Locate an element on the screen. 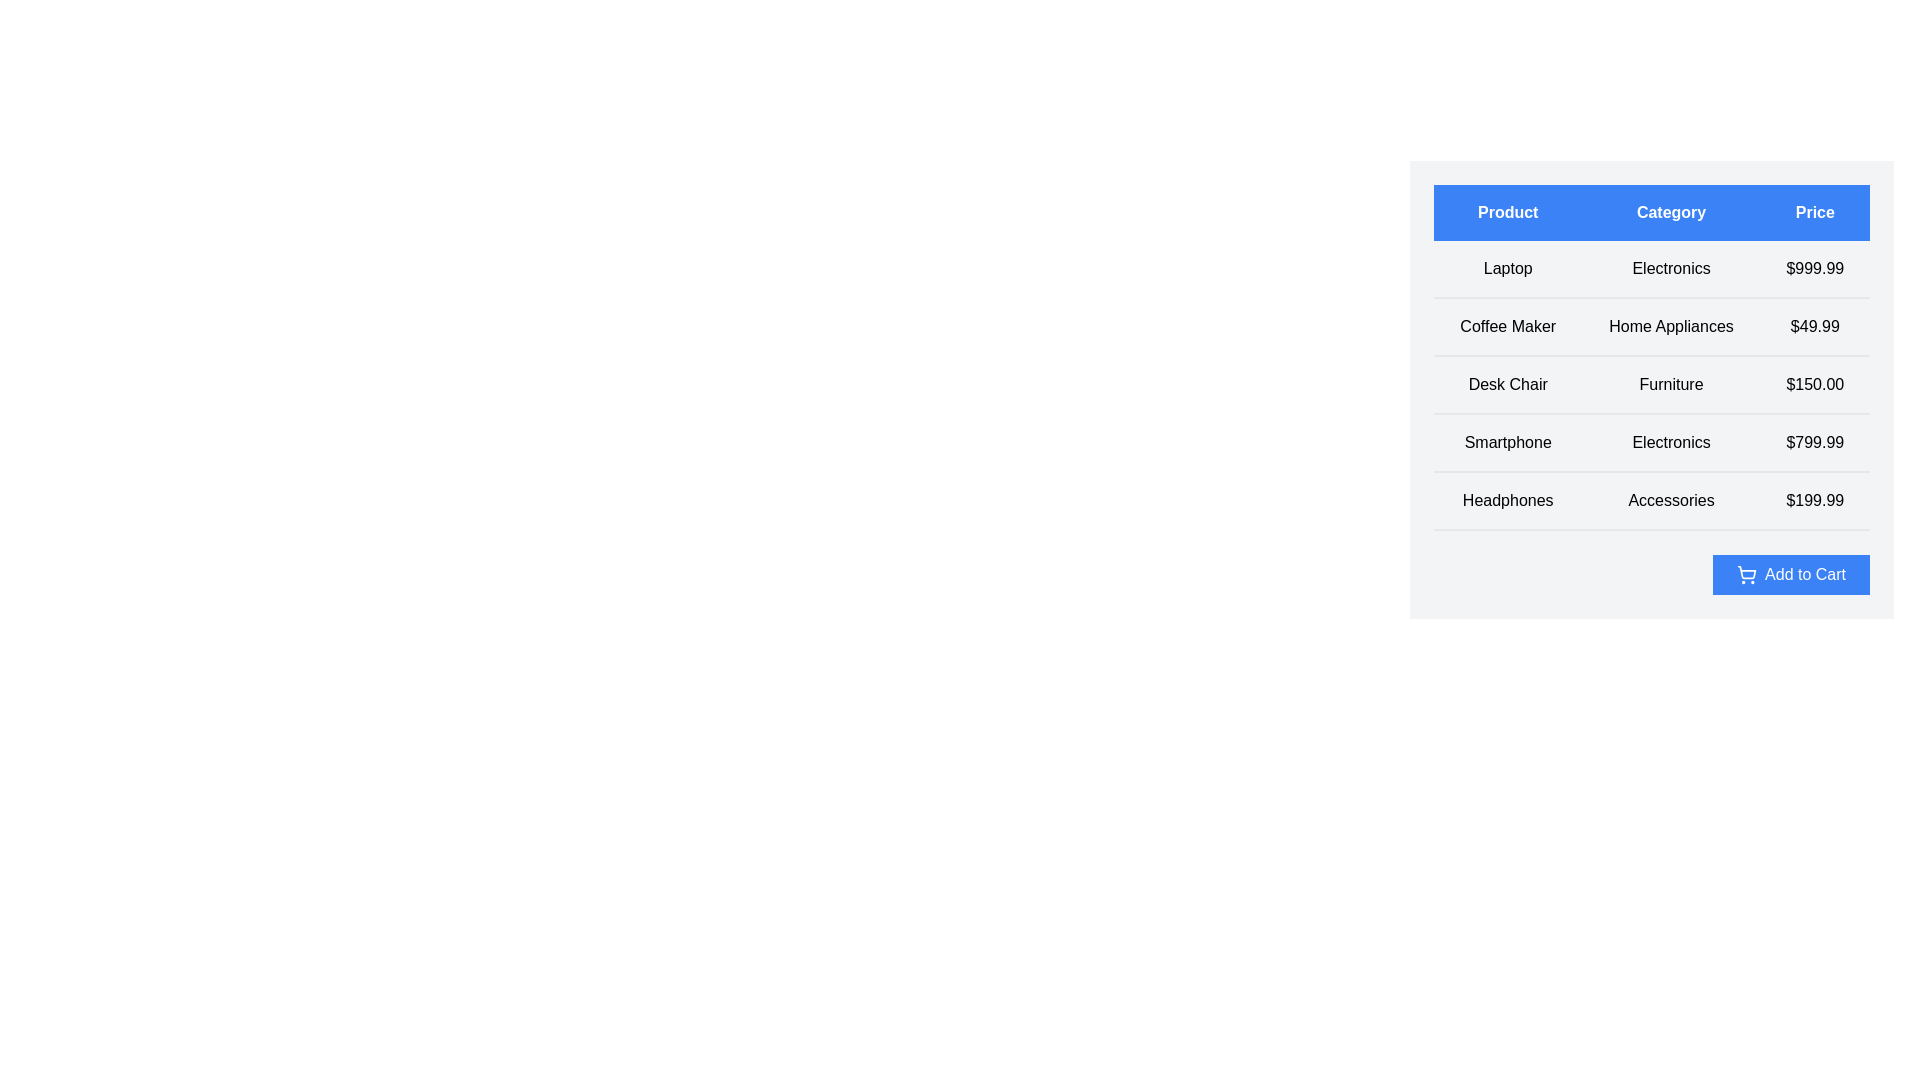 Image resolution: width=1920 pixels, height=1080 pixels. the 'Electronics' text label, which is the second column in the fourth row of the table under the 'Category' heading is located at coordinates (1671, 442).